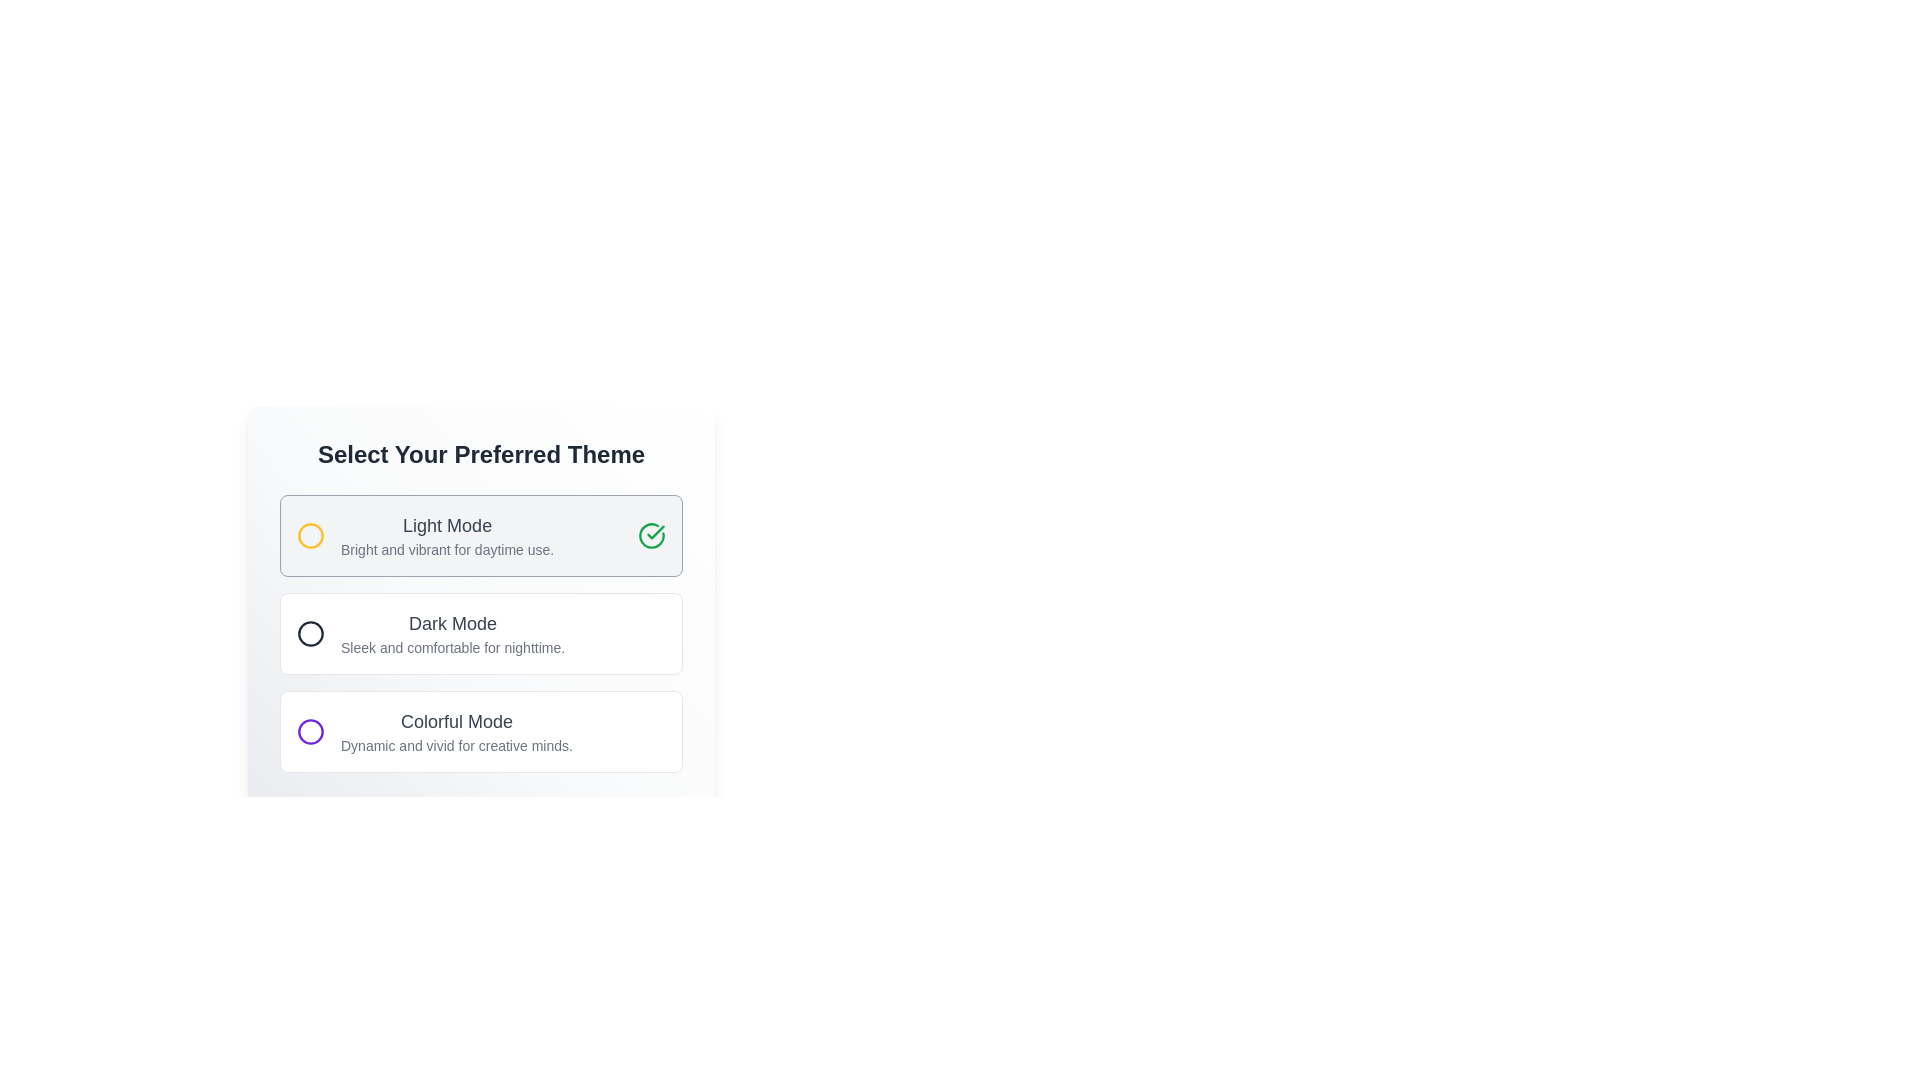  I want to click on the decorative SVG Circle that visually indicates the 'Colorful Mode' option, located to the left of the text label, so click(310, 732).